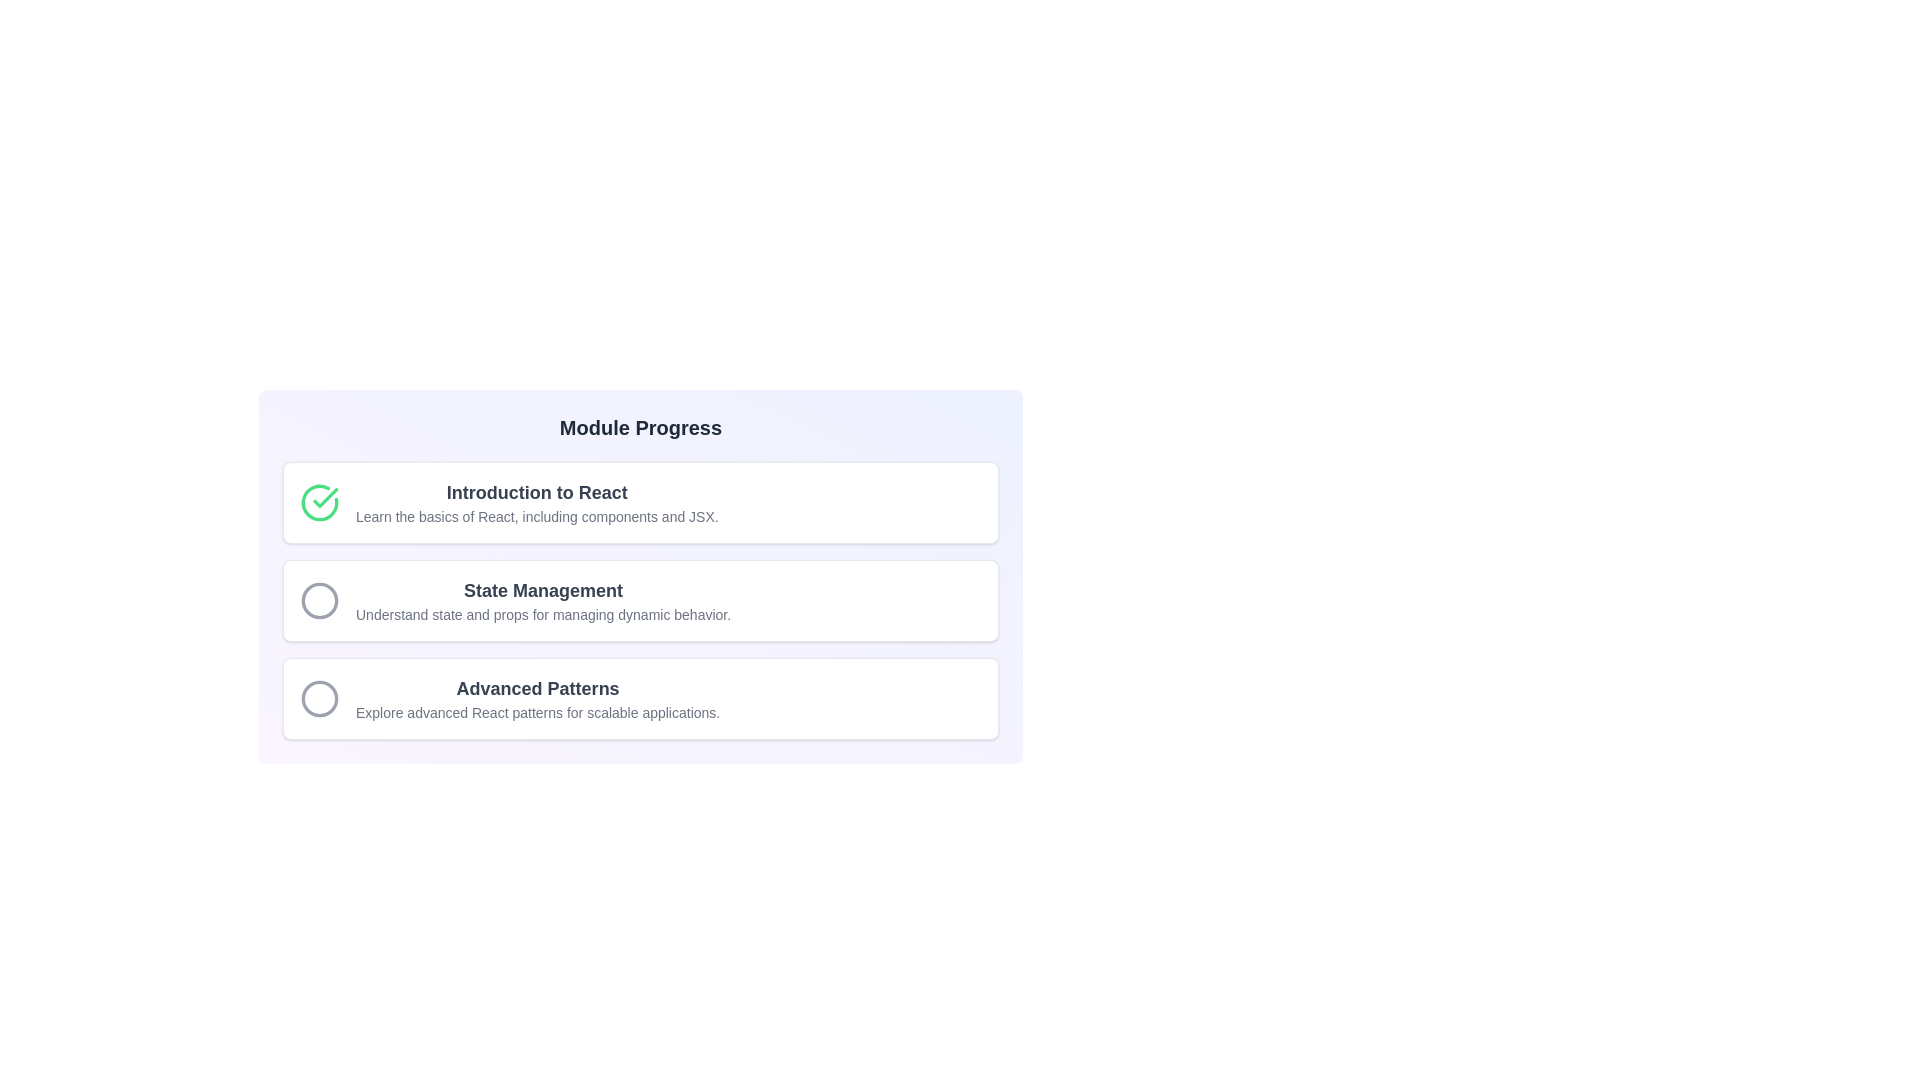 The image size is (1920, 1080). What do you see at coordinates (320, 600) in the screenshot?
I see `the Circle Progress Indicator that indicates the current progress status of the 'State Management' module, which is the second indicator in the vertical list of progress items` at bounding box center [320, 600].